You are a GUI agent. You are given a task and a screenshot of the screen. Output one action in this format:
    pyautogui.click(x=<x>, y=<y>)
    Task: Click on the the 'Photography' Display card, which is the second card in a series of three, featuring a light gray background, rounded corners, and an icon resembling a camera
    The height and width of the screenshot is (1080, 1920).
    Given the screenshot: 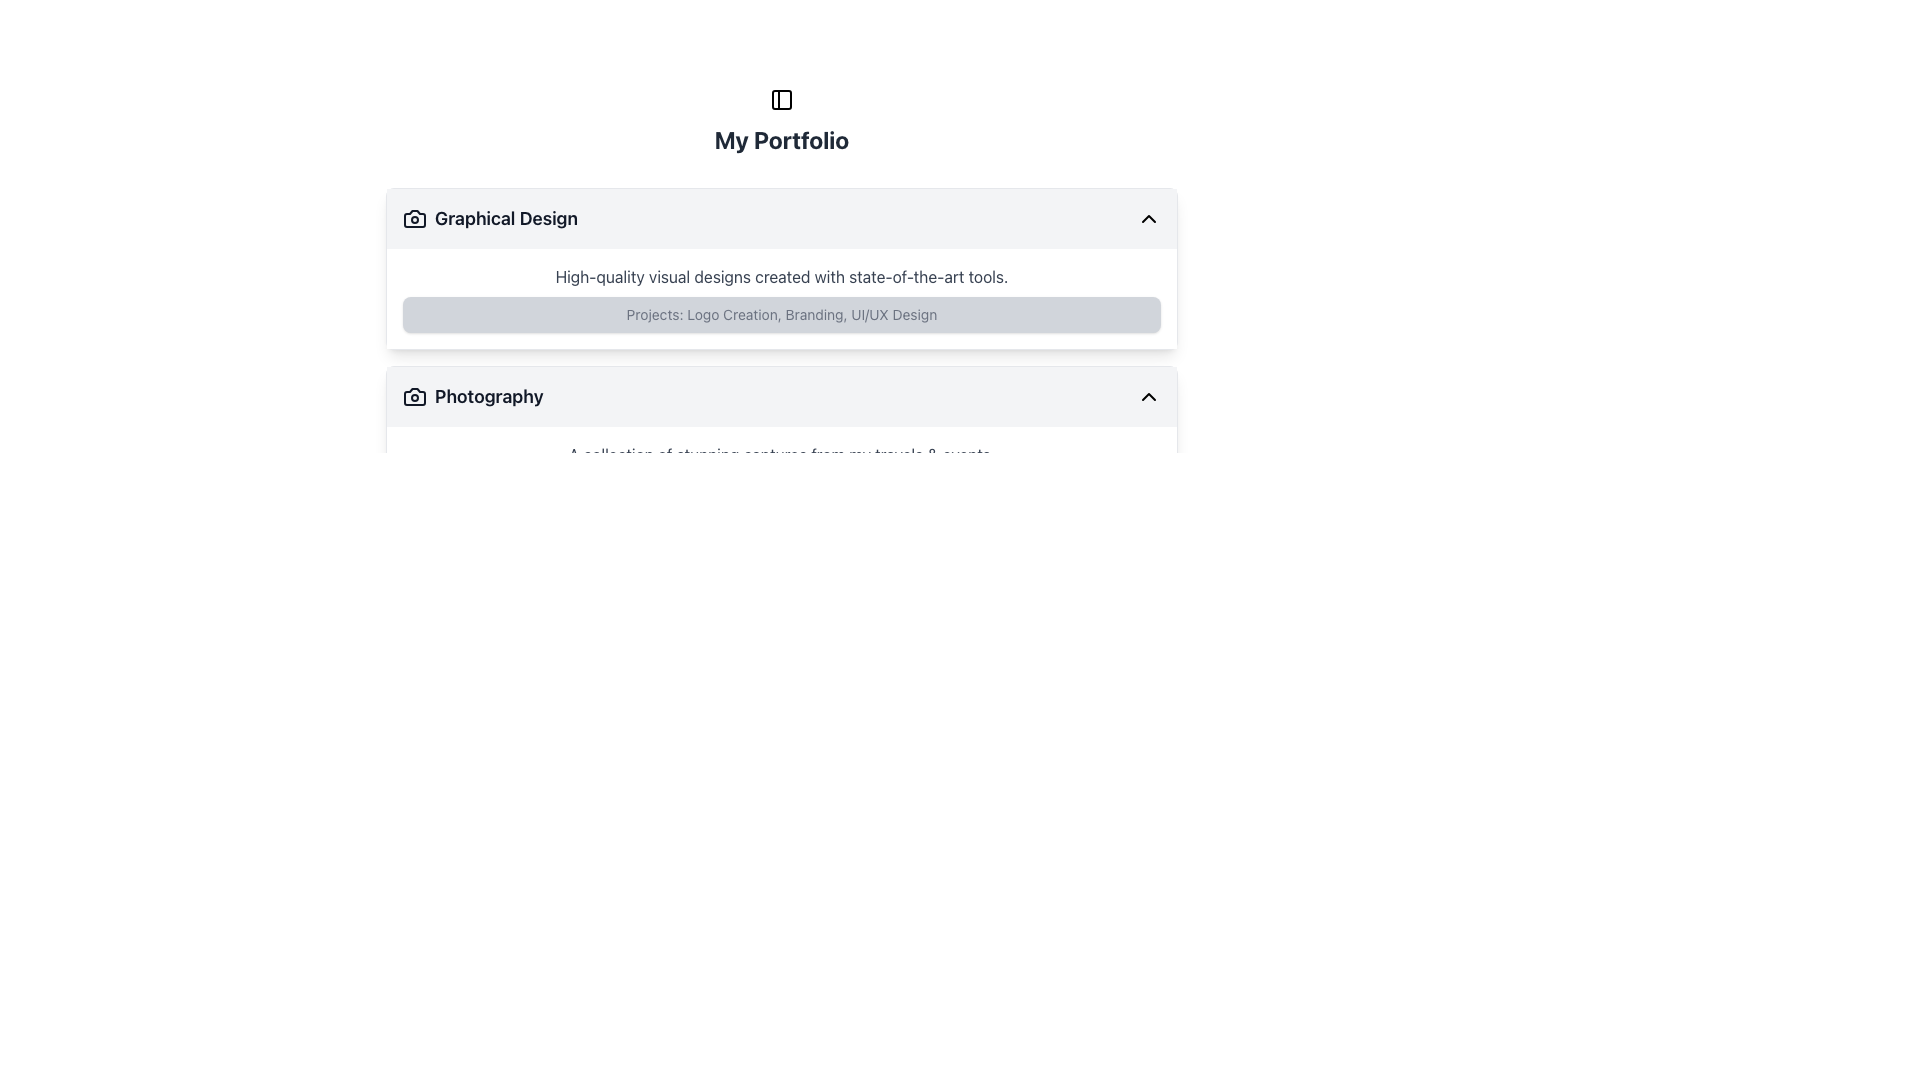 What is the action you would take?
    pyautogui.click(x=781, y=446)
    